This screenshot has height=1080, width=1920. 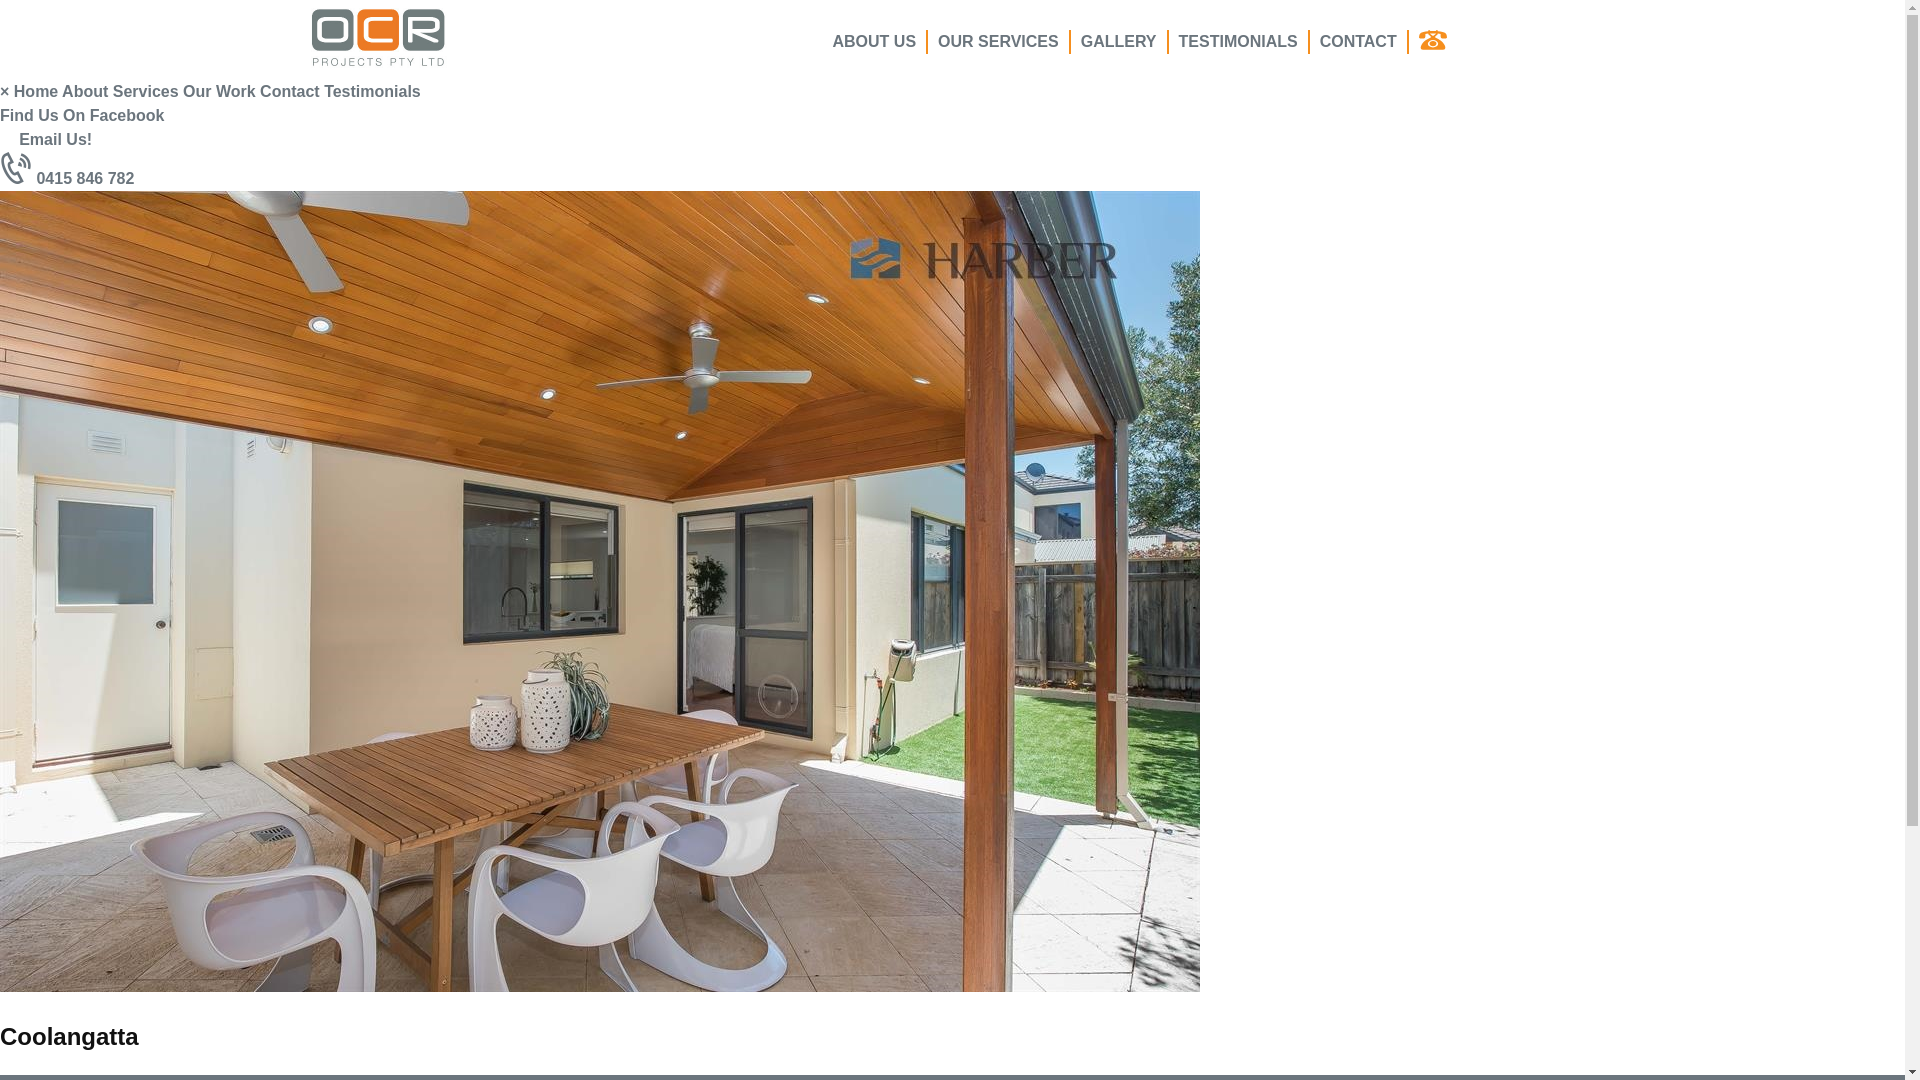 What do you see at coordinates (62, 91) in the screenshot?
I see `'About'` at bounding box center [62, 91].